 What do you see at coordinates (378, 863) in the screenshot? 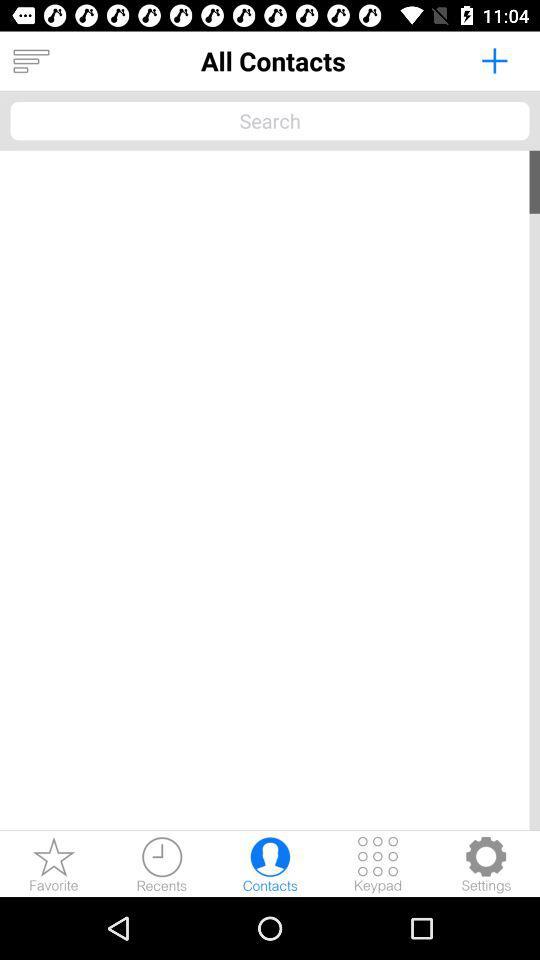
I see `show keypad` at bounding box center [378, 863].